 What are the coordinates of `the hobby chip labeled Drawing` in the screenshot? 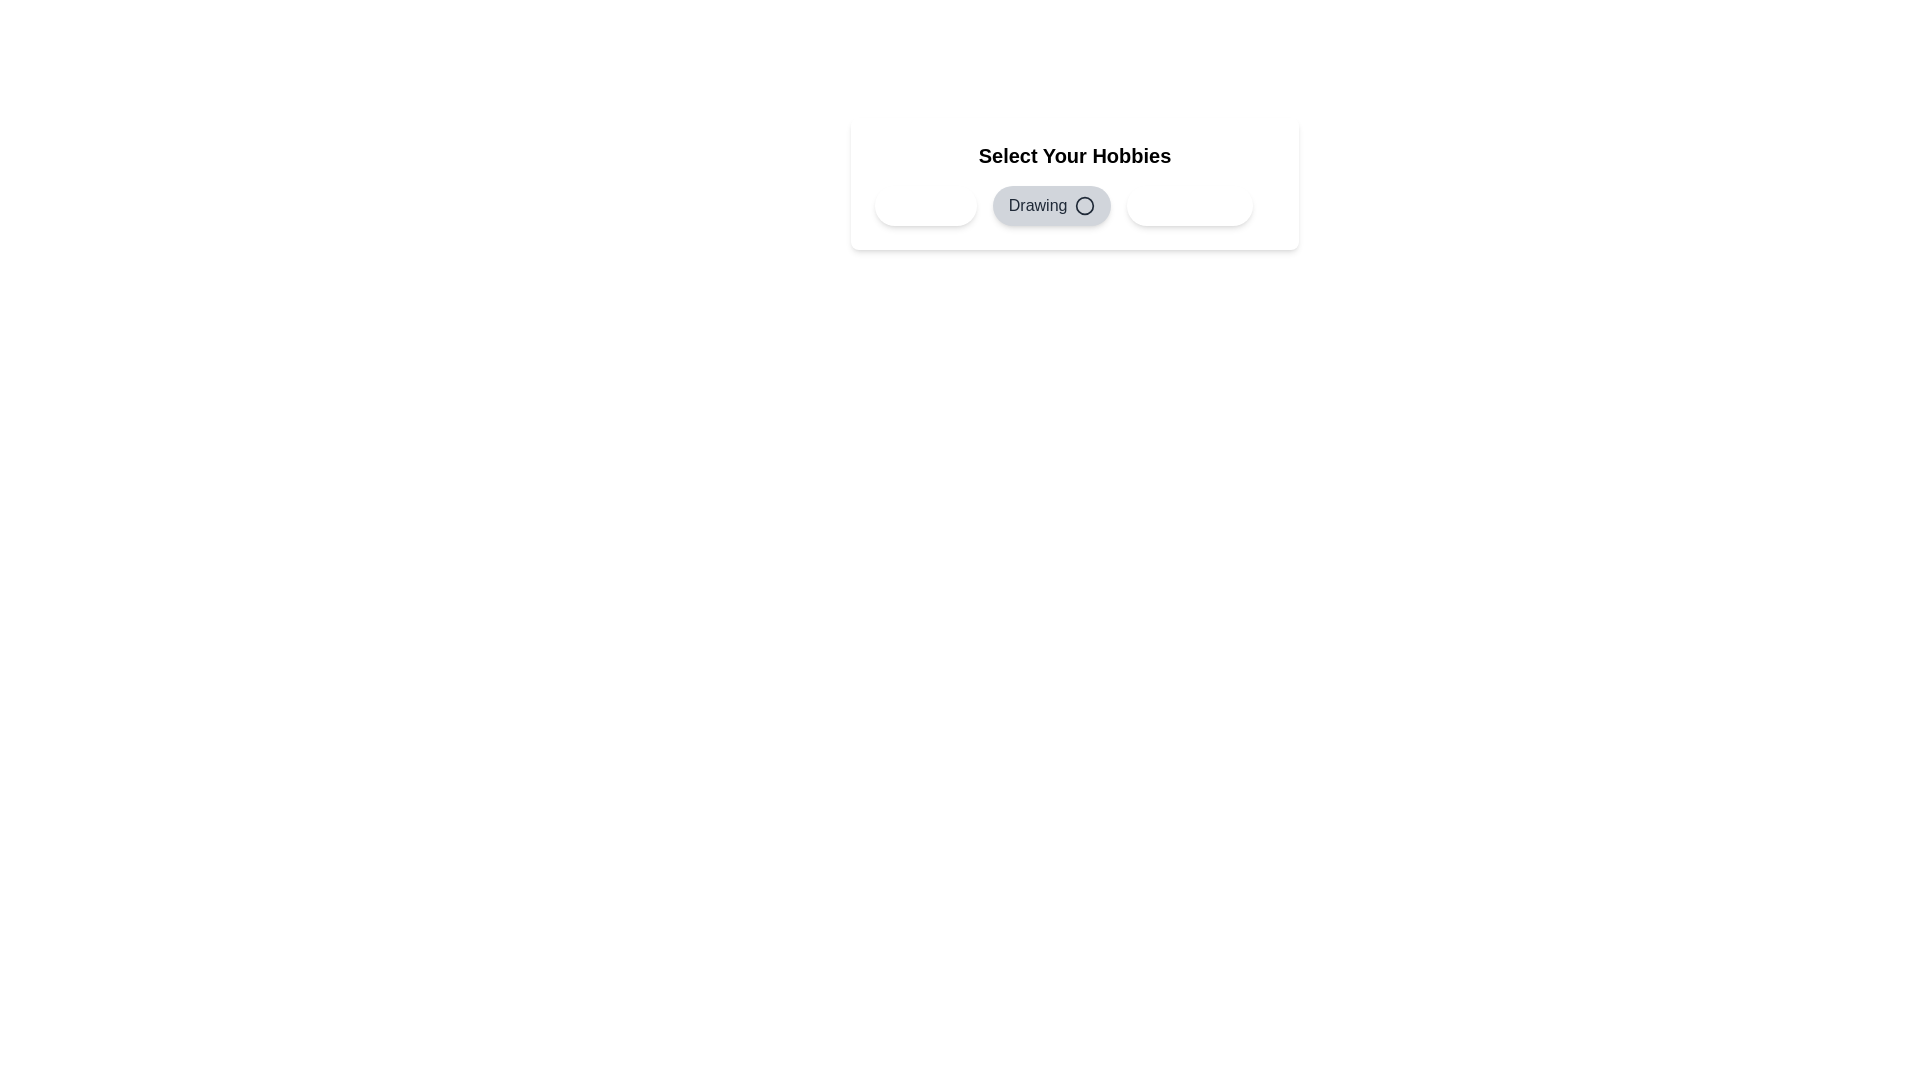 It's located at (1051, 205).